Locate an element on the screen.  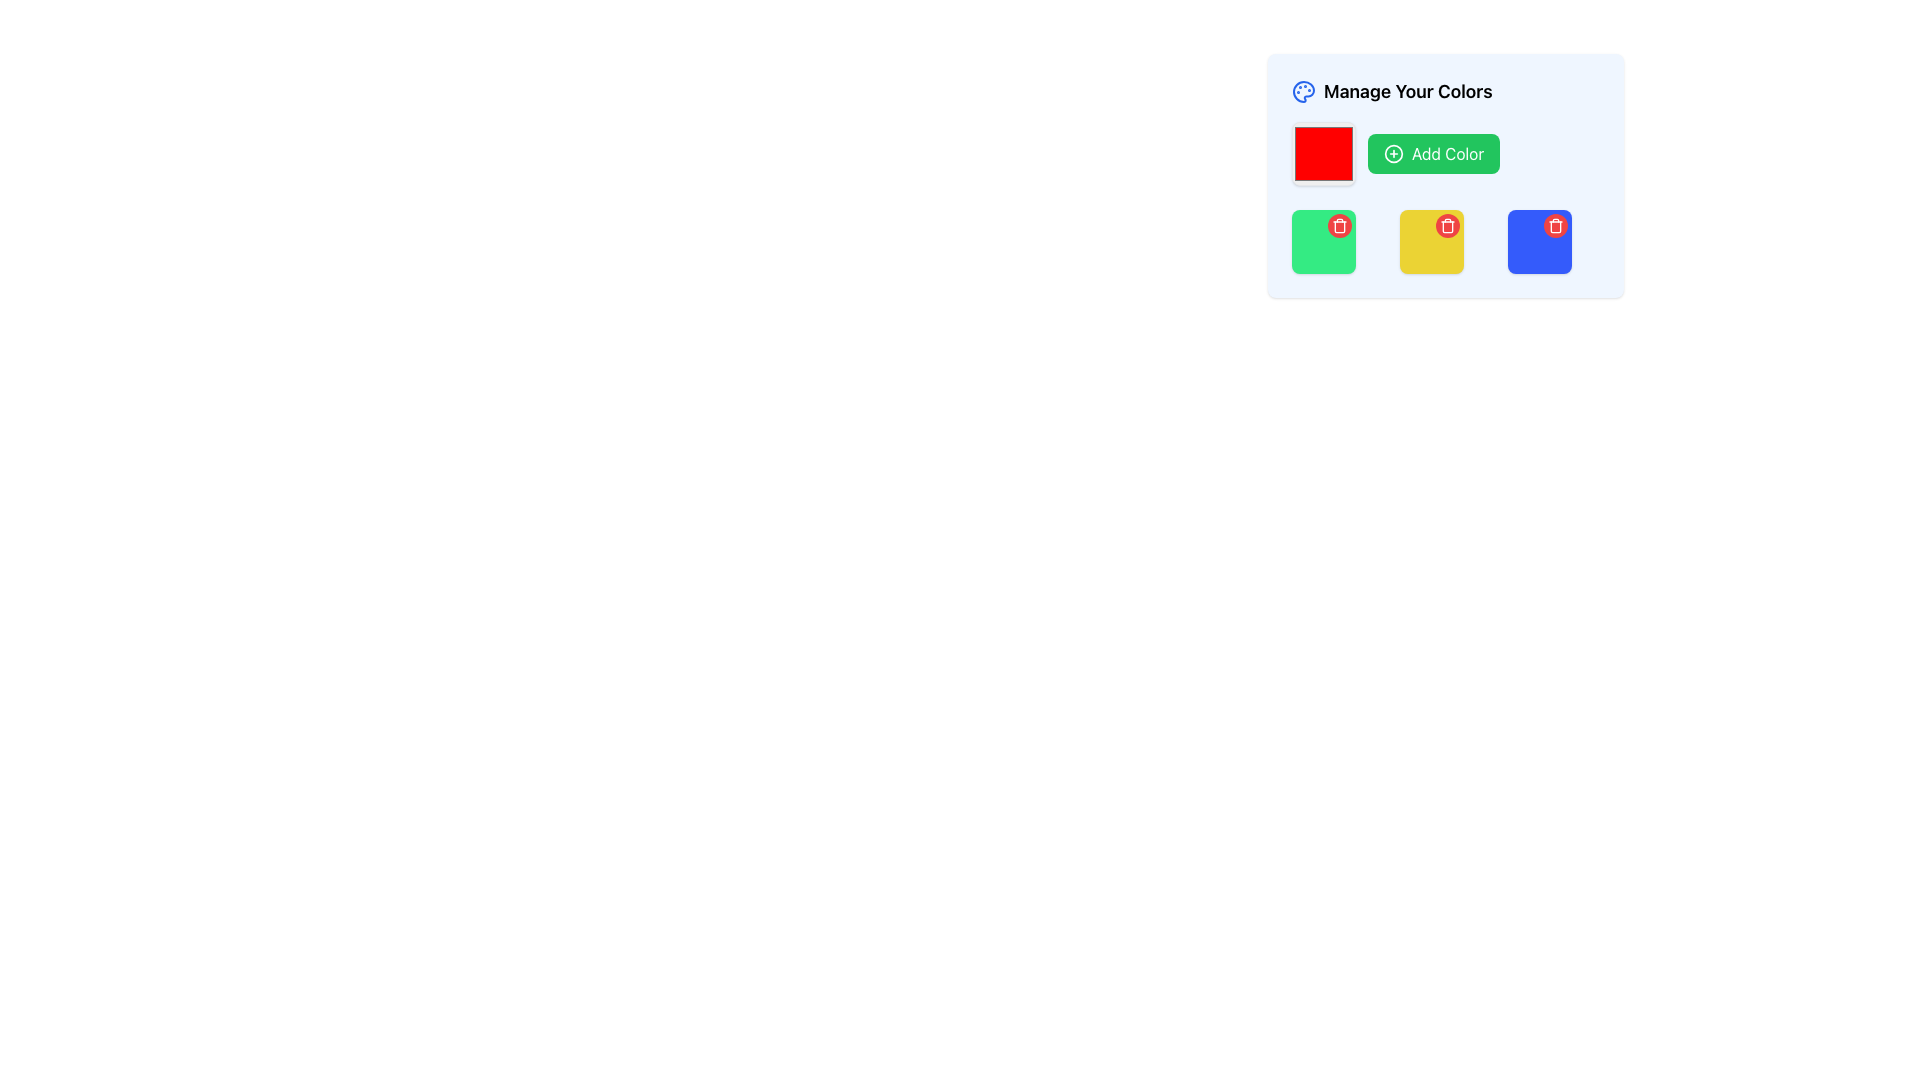
the Trash/Delete icon with a red background located at the top-right corner of the color block is located at coordinates (1448, 225).